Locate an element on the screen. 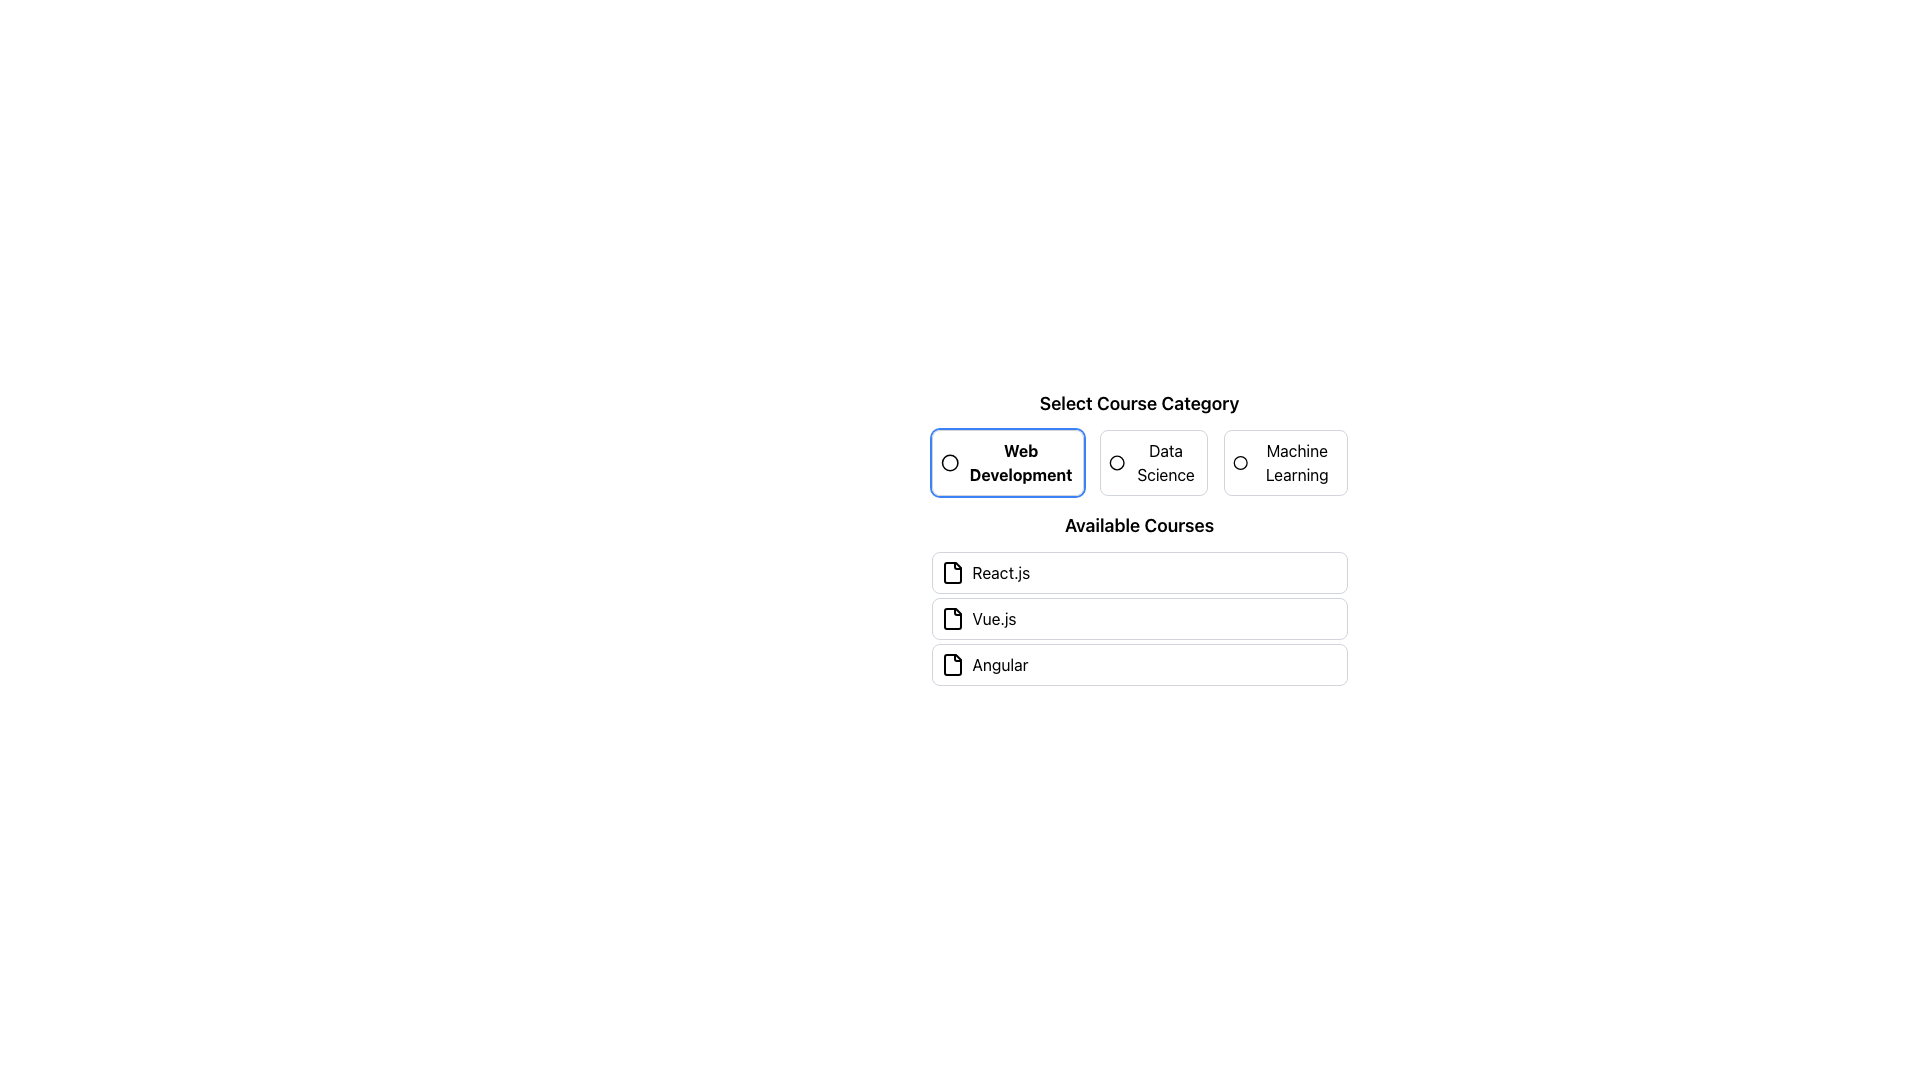 The height and width of the screenshot is (1080, 1920). to select the second item in the list of available courses, which is a selectable item representing a programming course option is located at coordinates (1139, 617).